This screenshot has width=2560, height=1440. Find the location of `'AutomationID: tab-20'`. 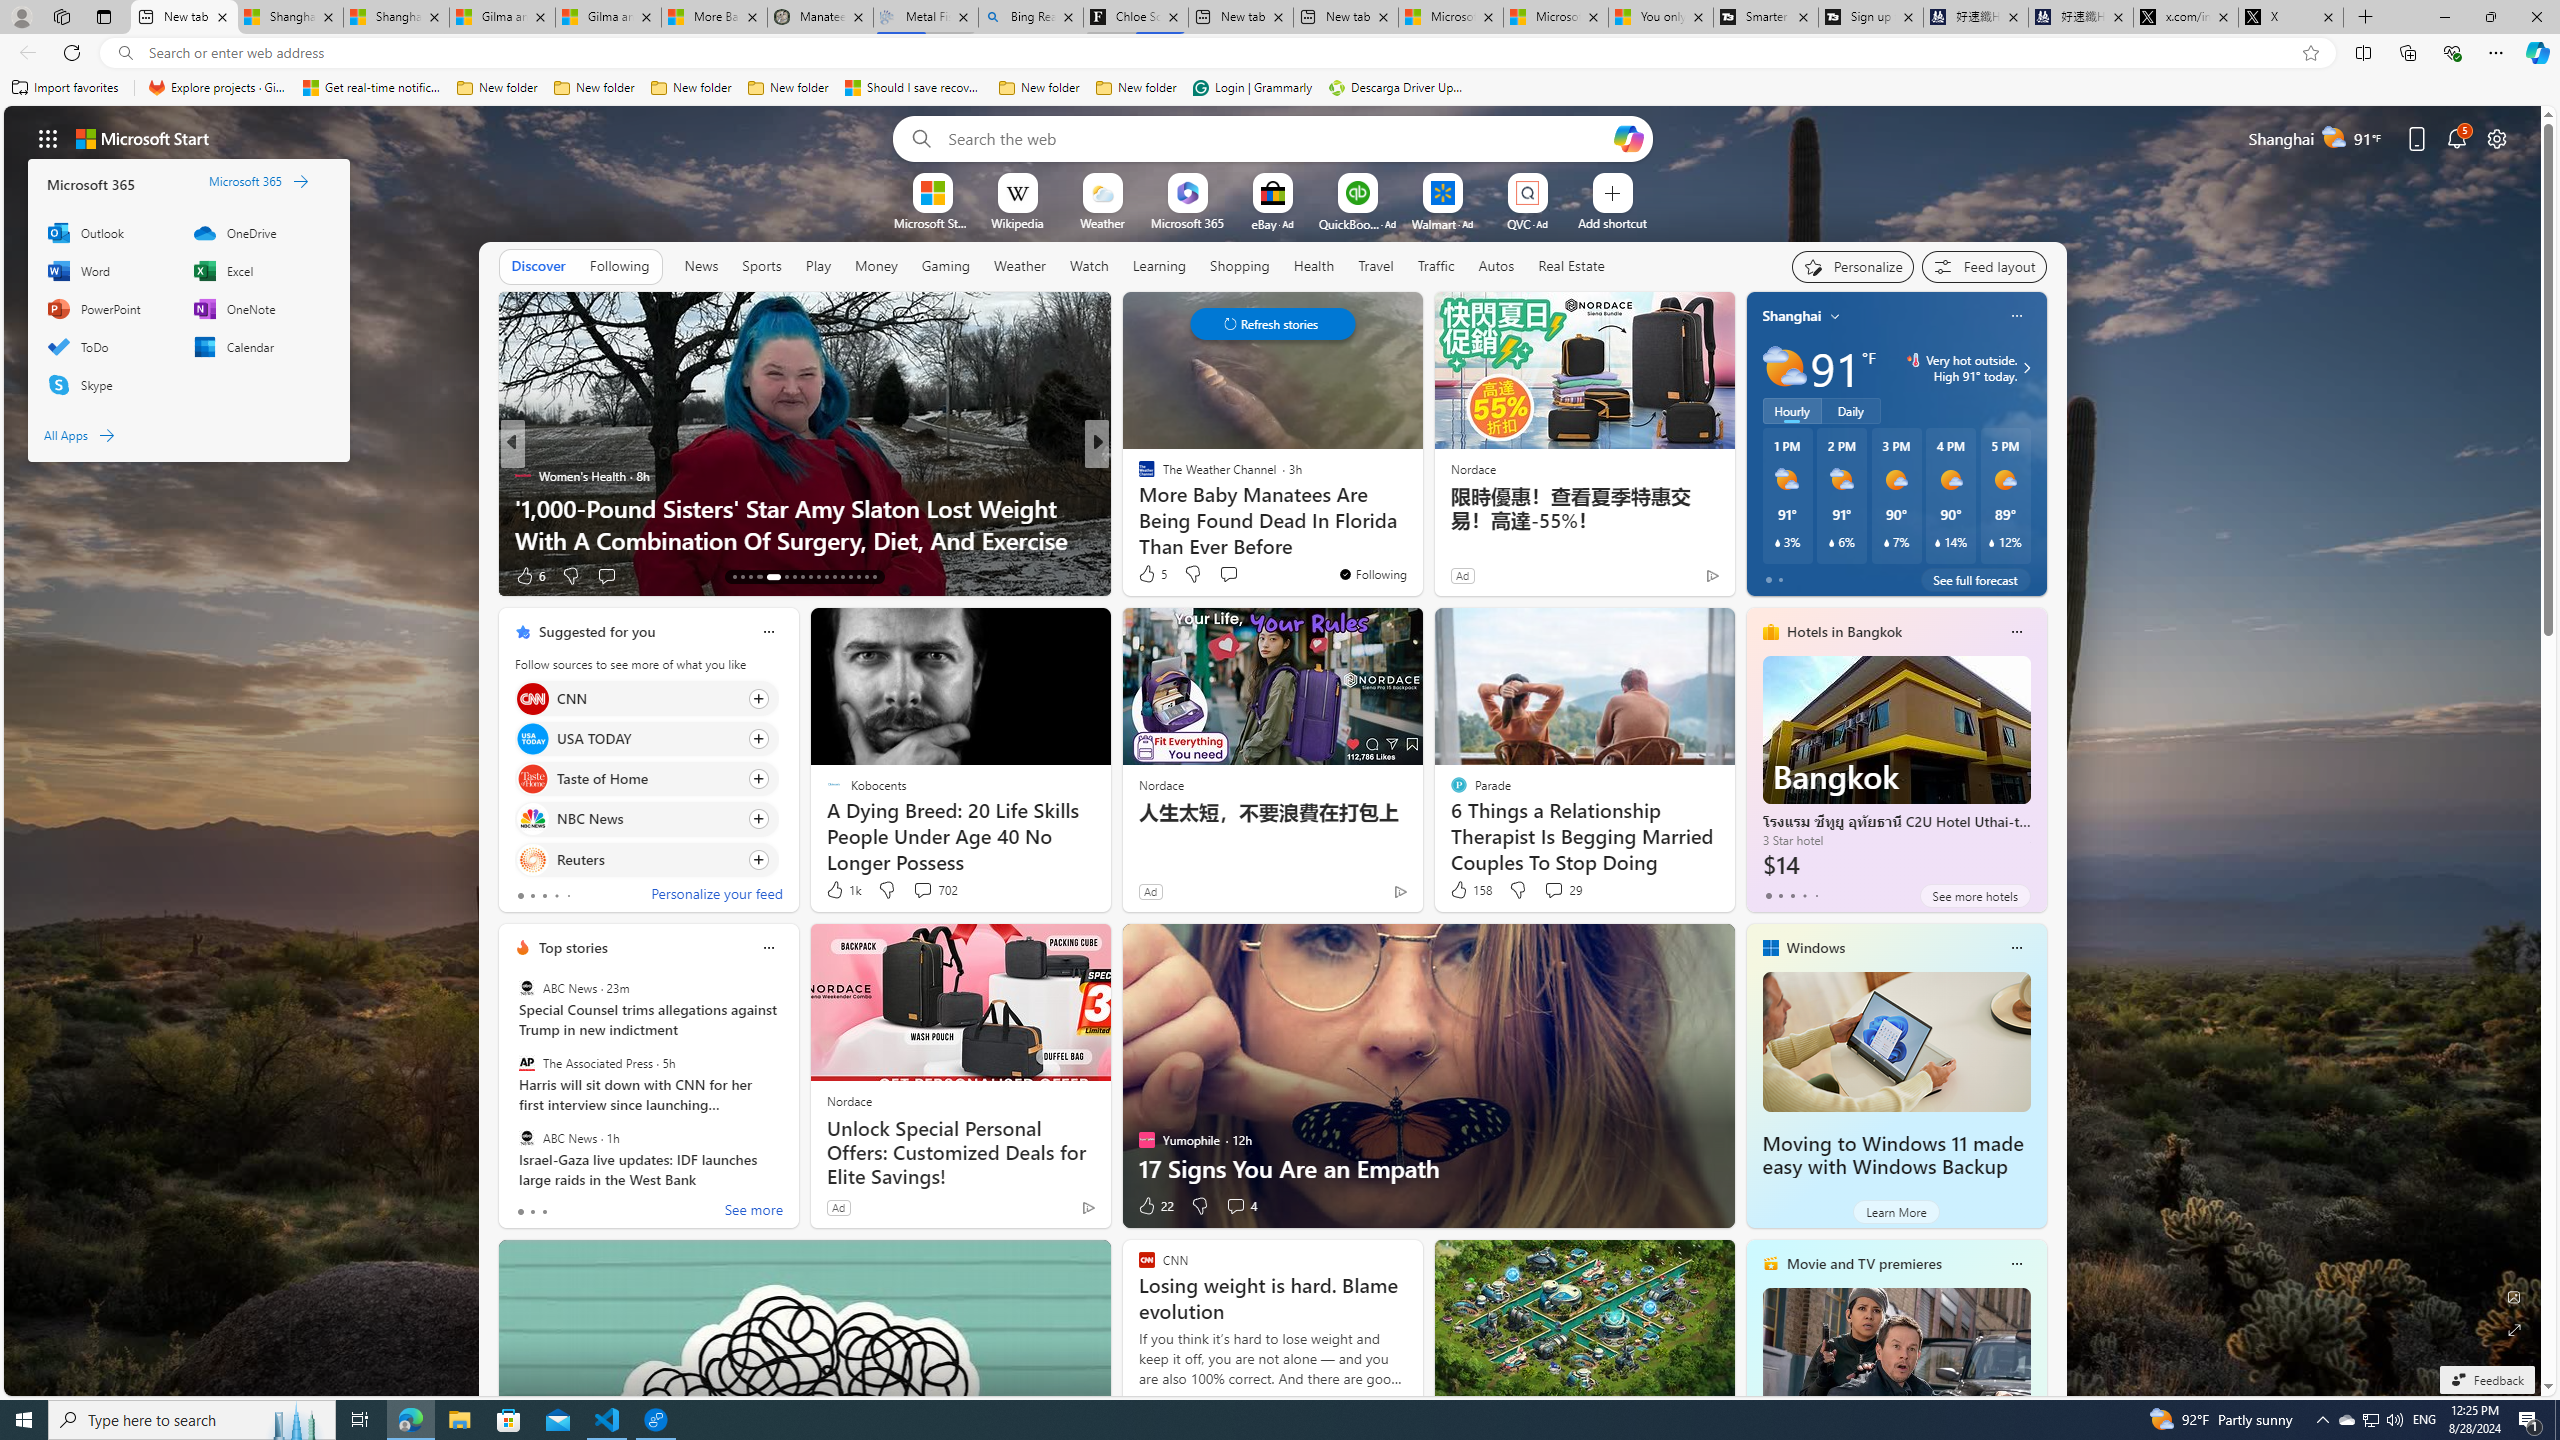

'AutomationID: tab-20' is located at coordinates (802, 577).